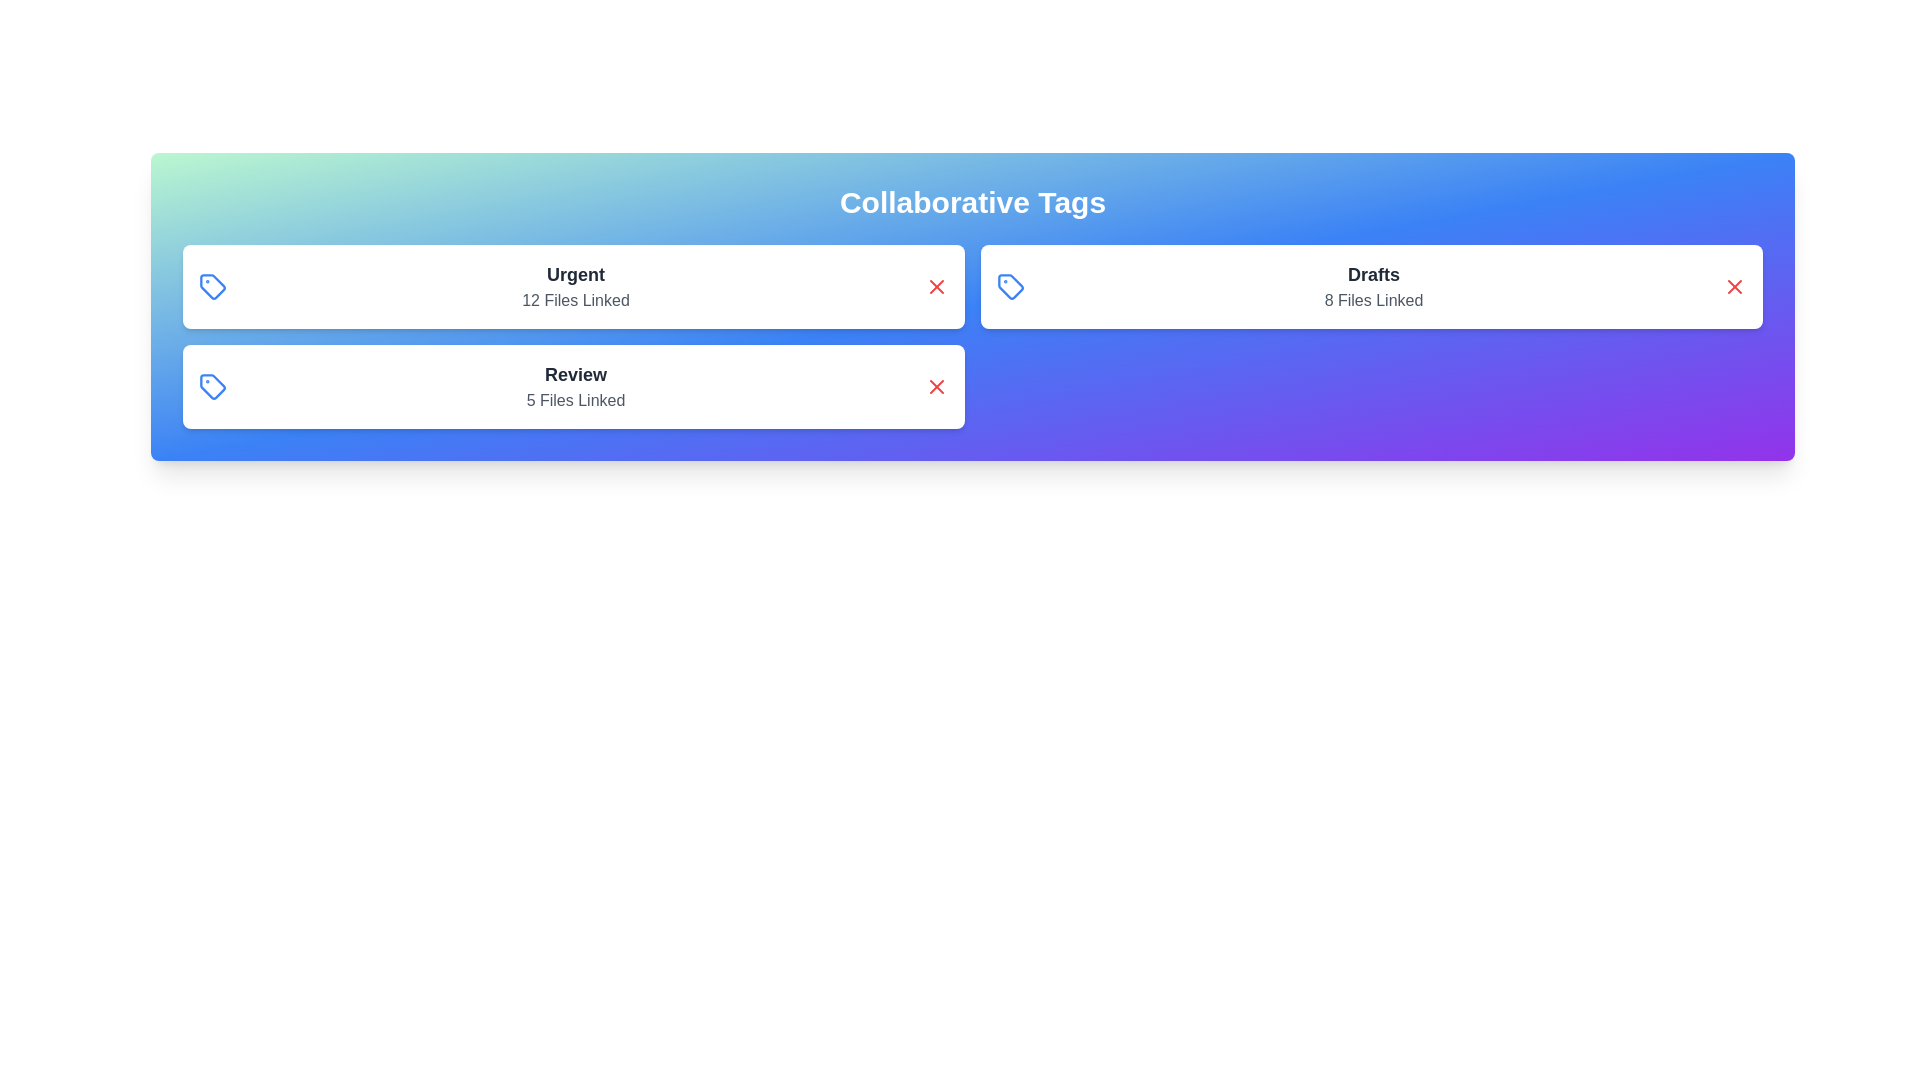 This screenshot has height=1080, width=1920. Describe the element at coordinates (573, 386) in the screenshot. I see `the tag card for Review` at that location.